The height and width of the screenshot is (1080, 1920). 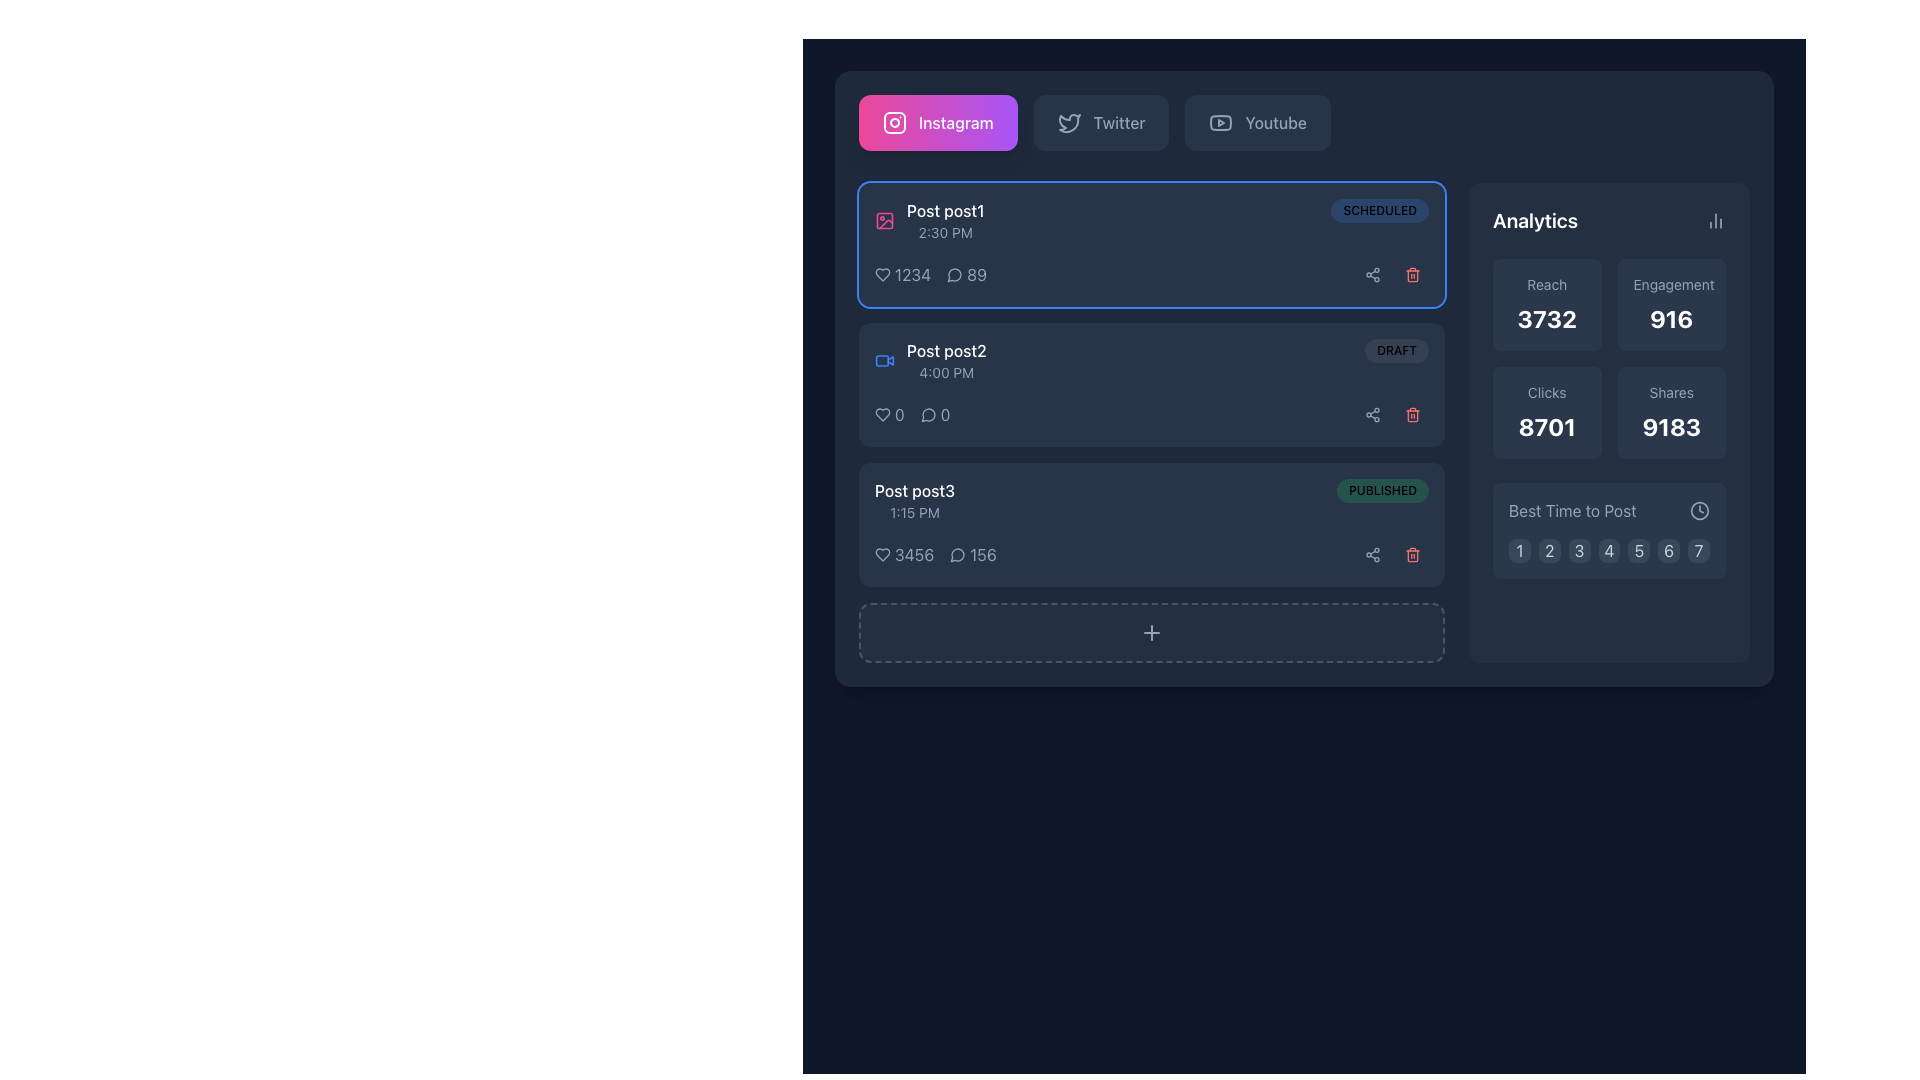 I want to click on the message icon and number '156' located under the 'Post post3' section, which is positioned to the right of the heart icon with number '3456', so click(x=973, y=555).